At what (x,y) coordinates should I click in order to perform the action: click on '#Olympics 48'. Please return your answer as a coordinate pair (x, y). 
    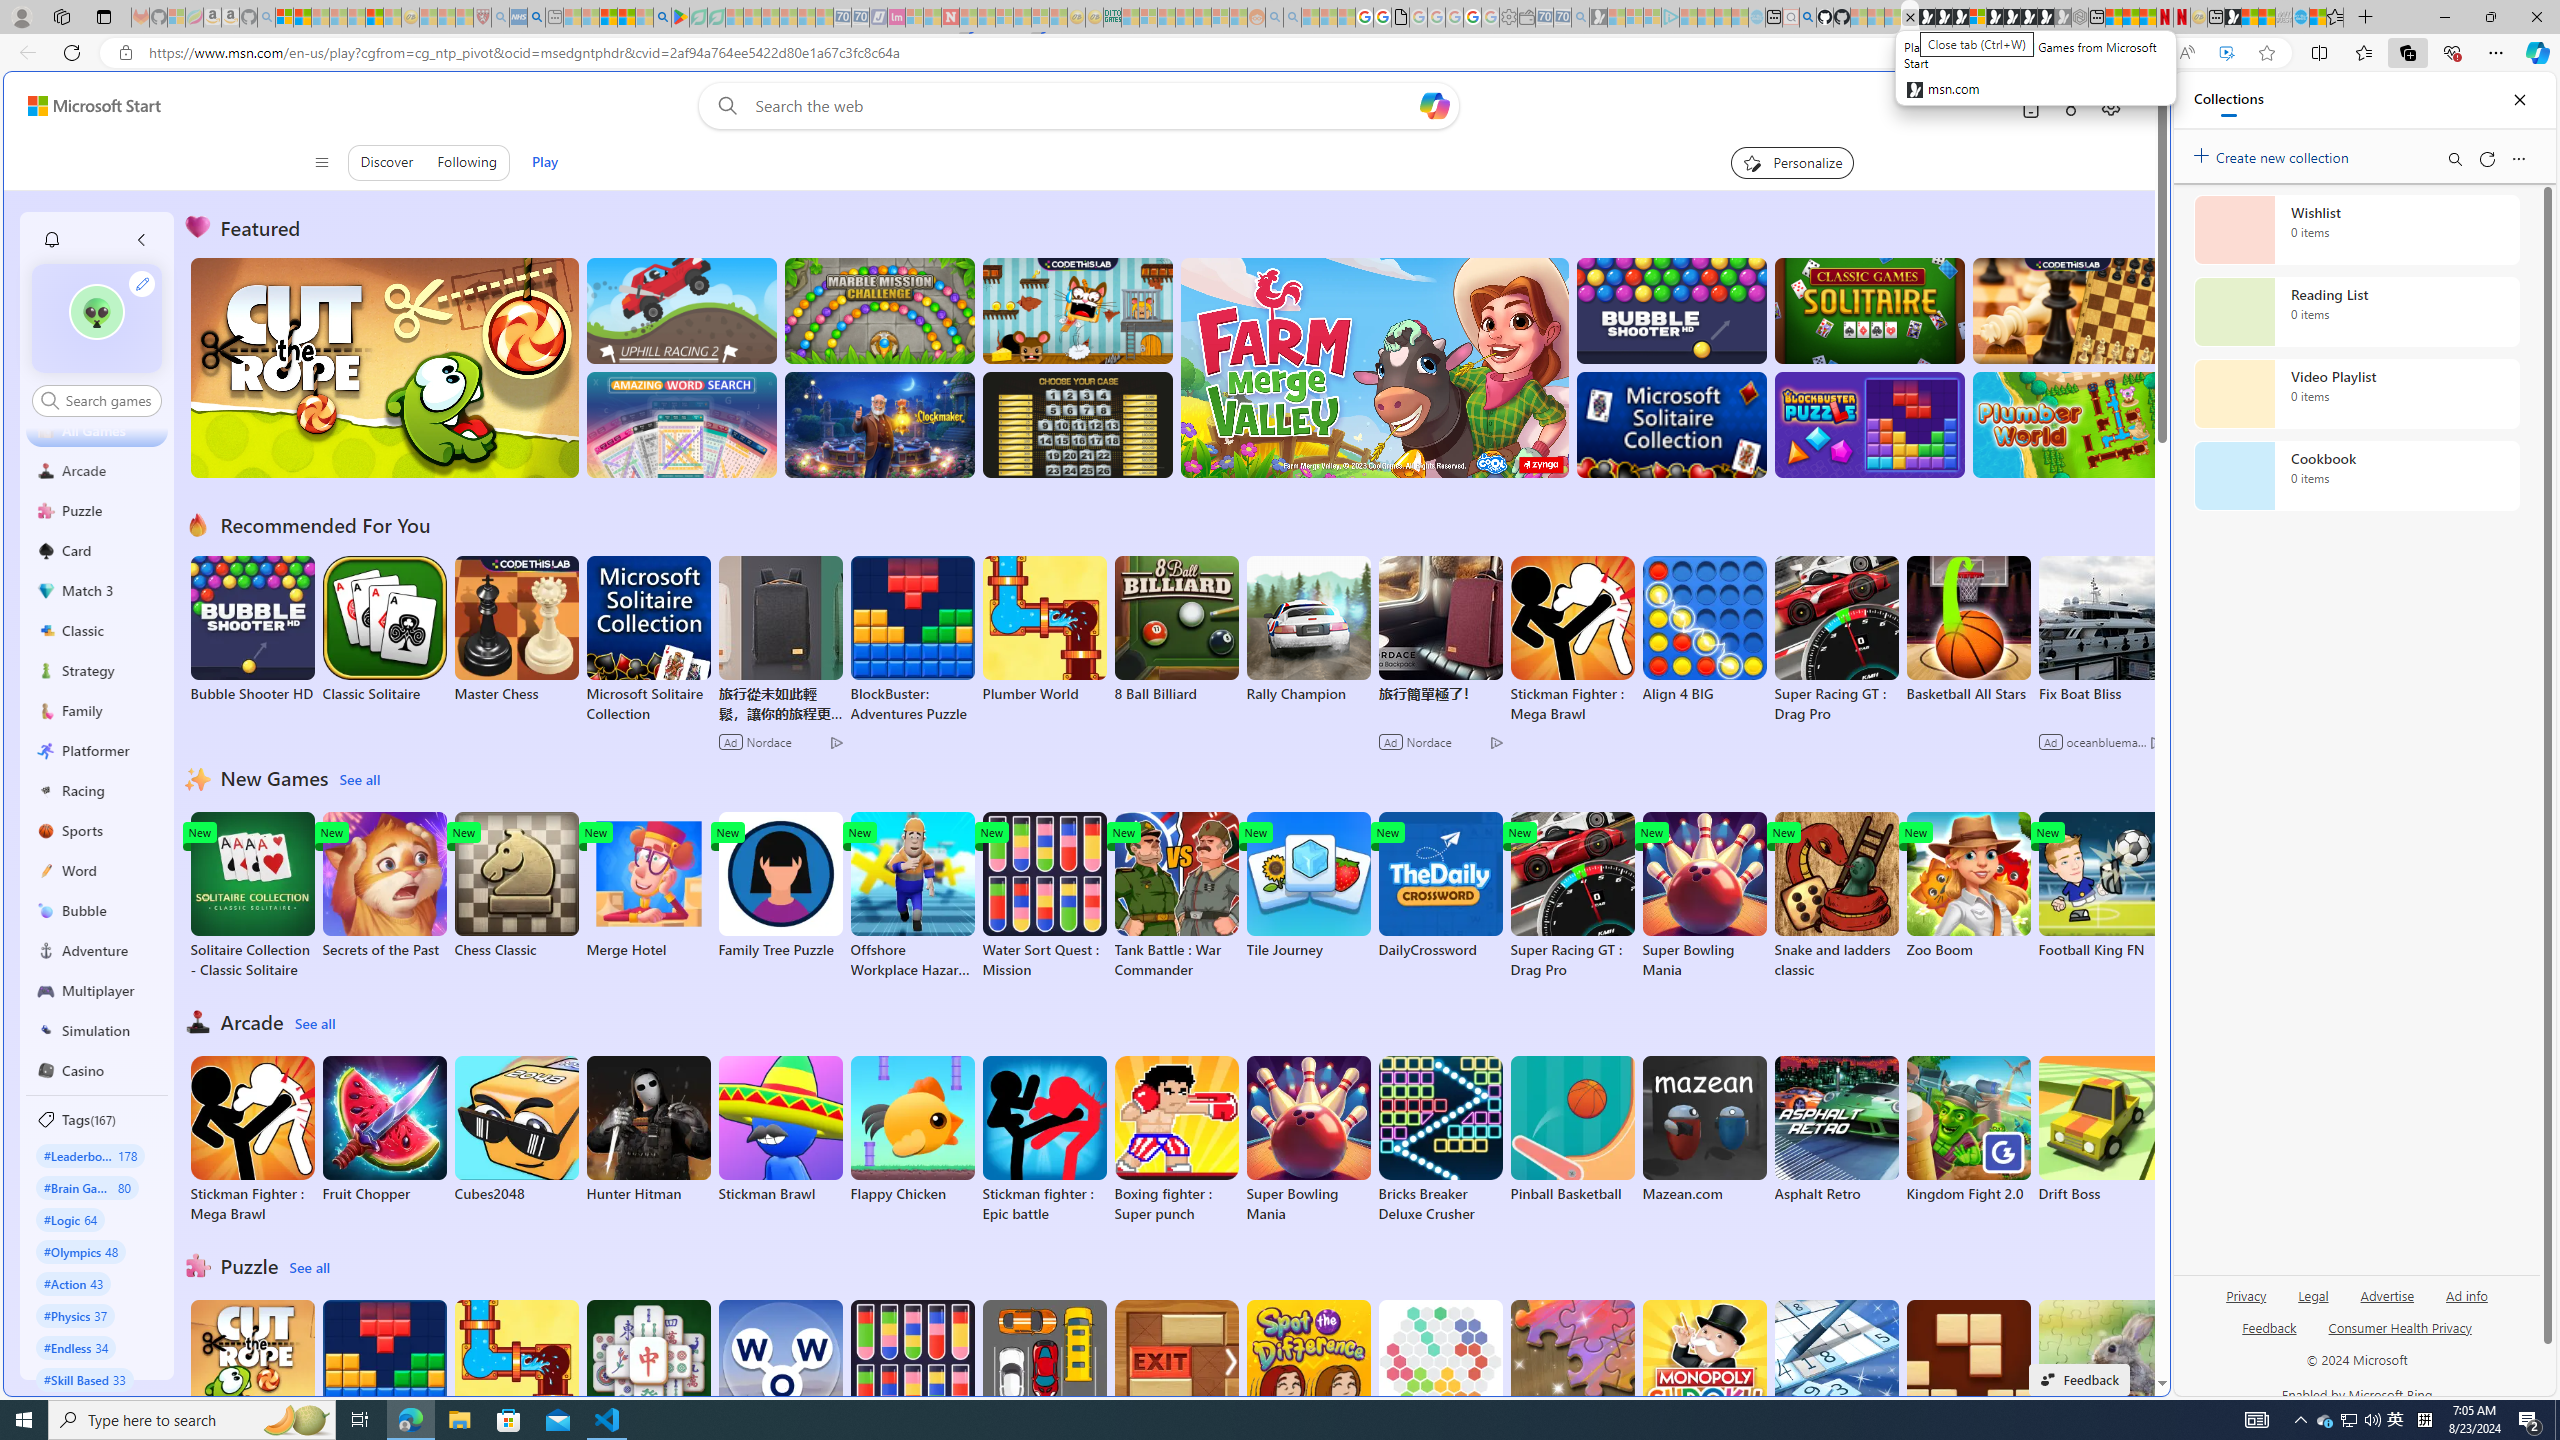
    Looking at the image, I should click on (81, 1251).